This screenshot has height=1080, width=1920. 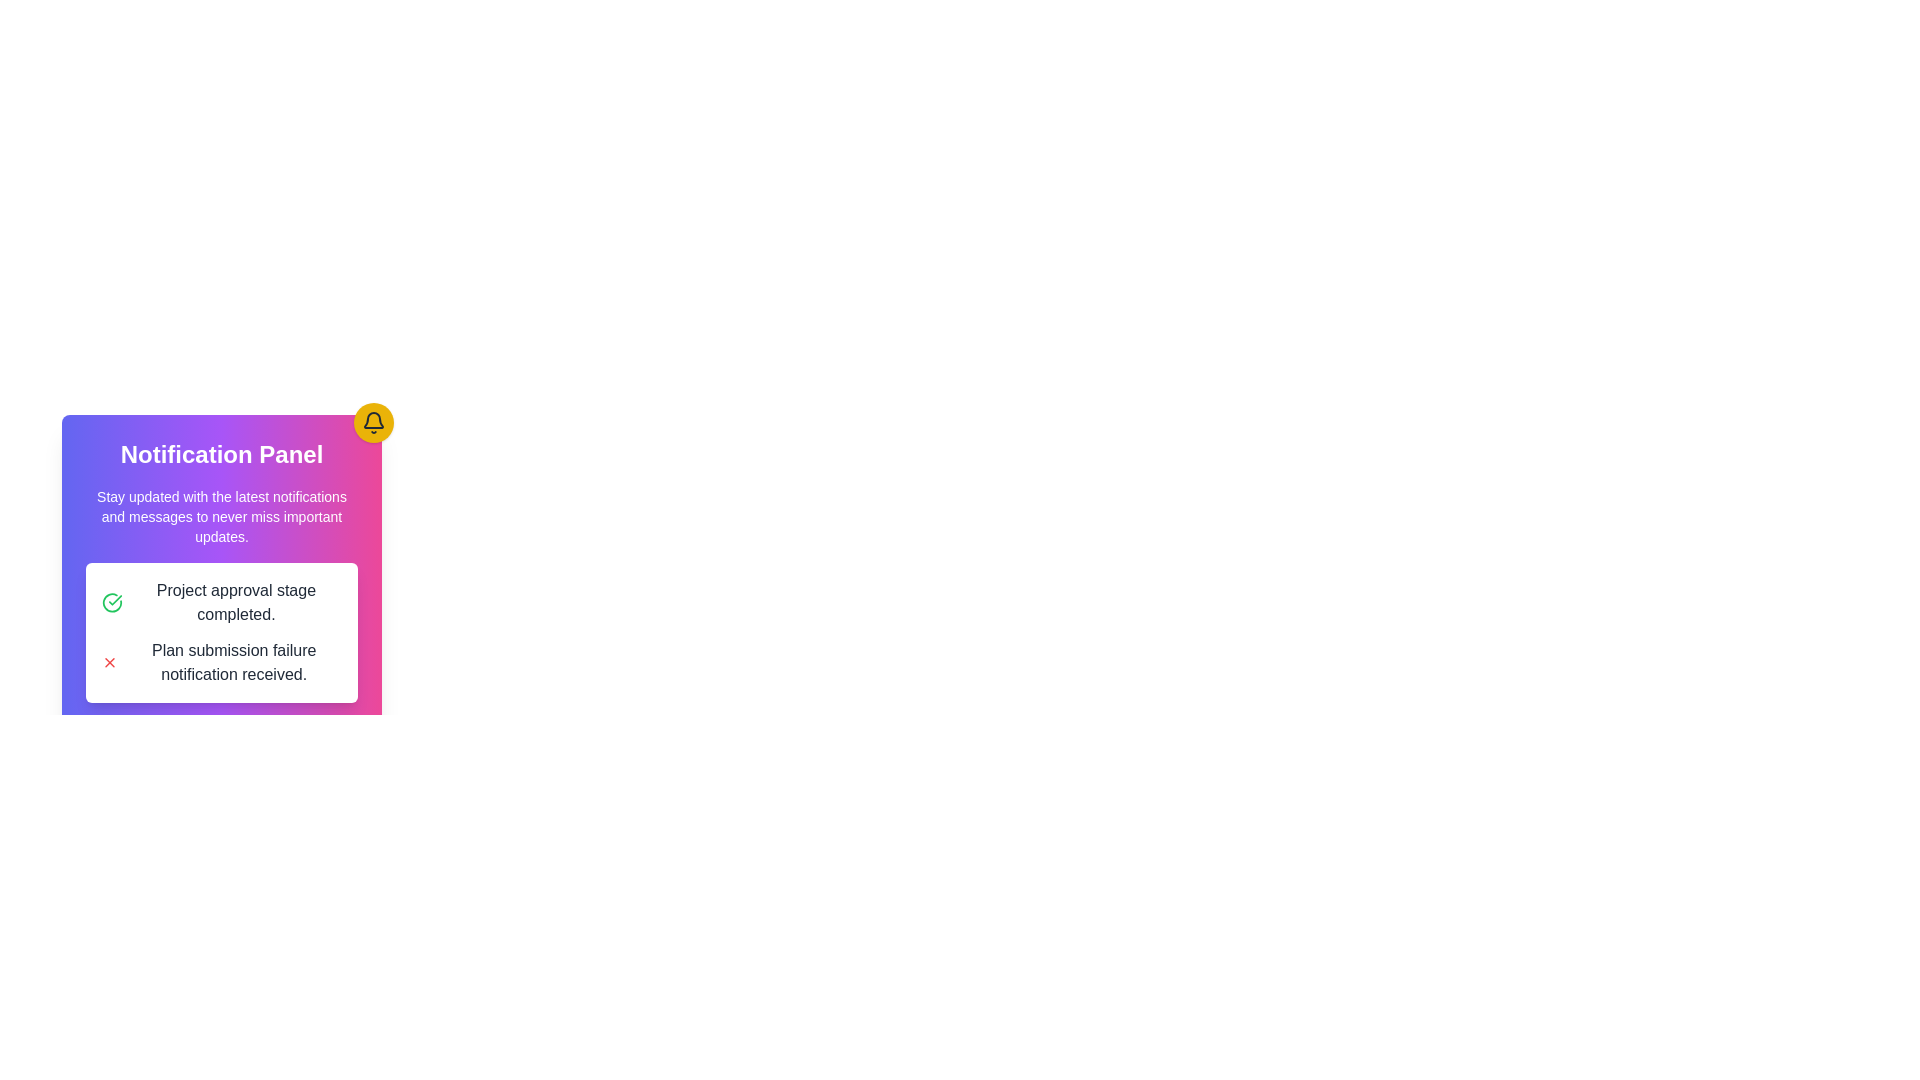 What do you see at coordinates (374, 422) in the screenshot?
I see `the notification bell icon, which is a dark gray silhouette on a gold circular background, located at the top-right corner of the notification panel` at bounding box center [374, 422].